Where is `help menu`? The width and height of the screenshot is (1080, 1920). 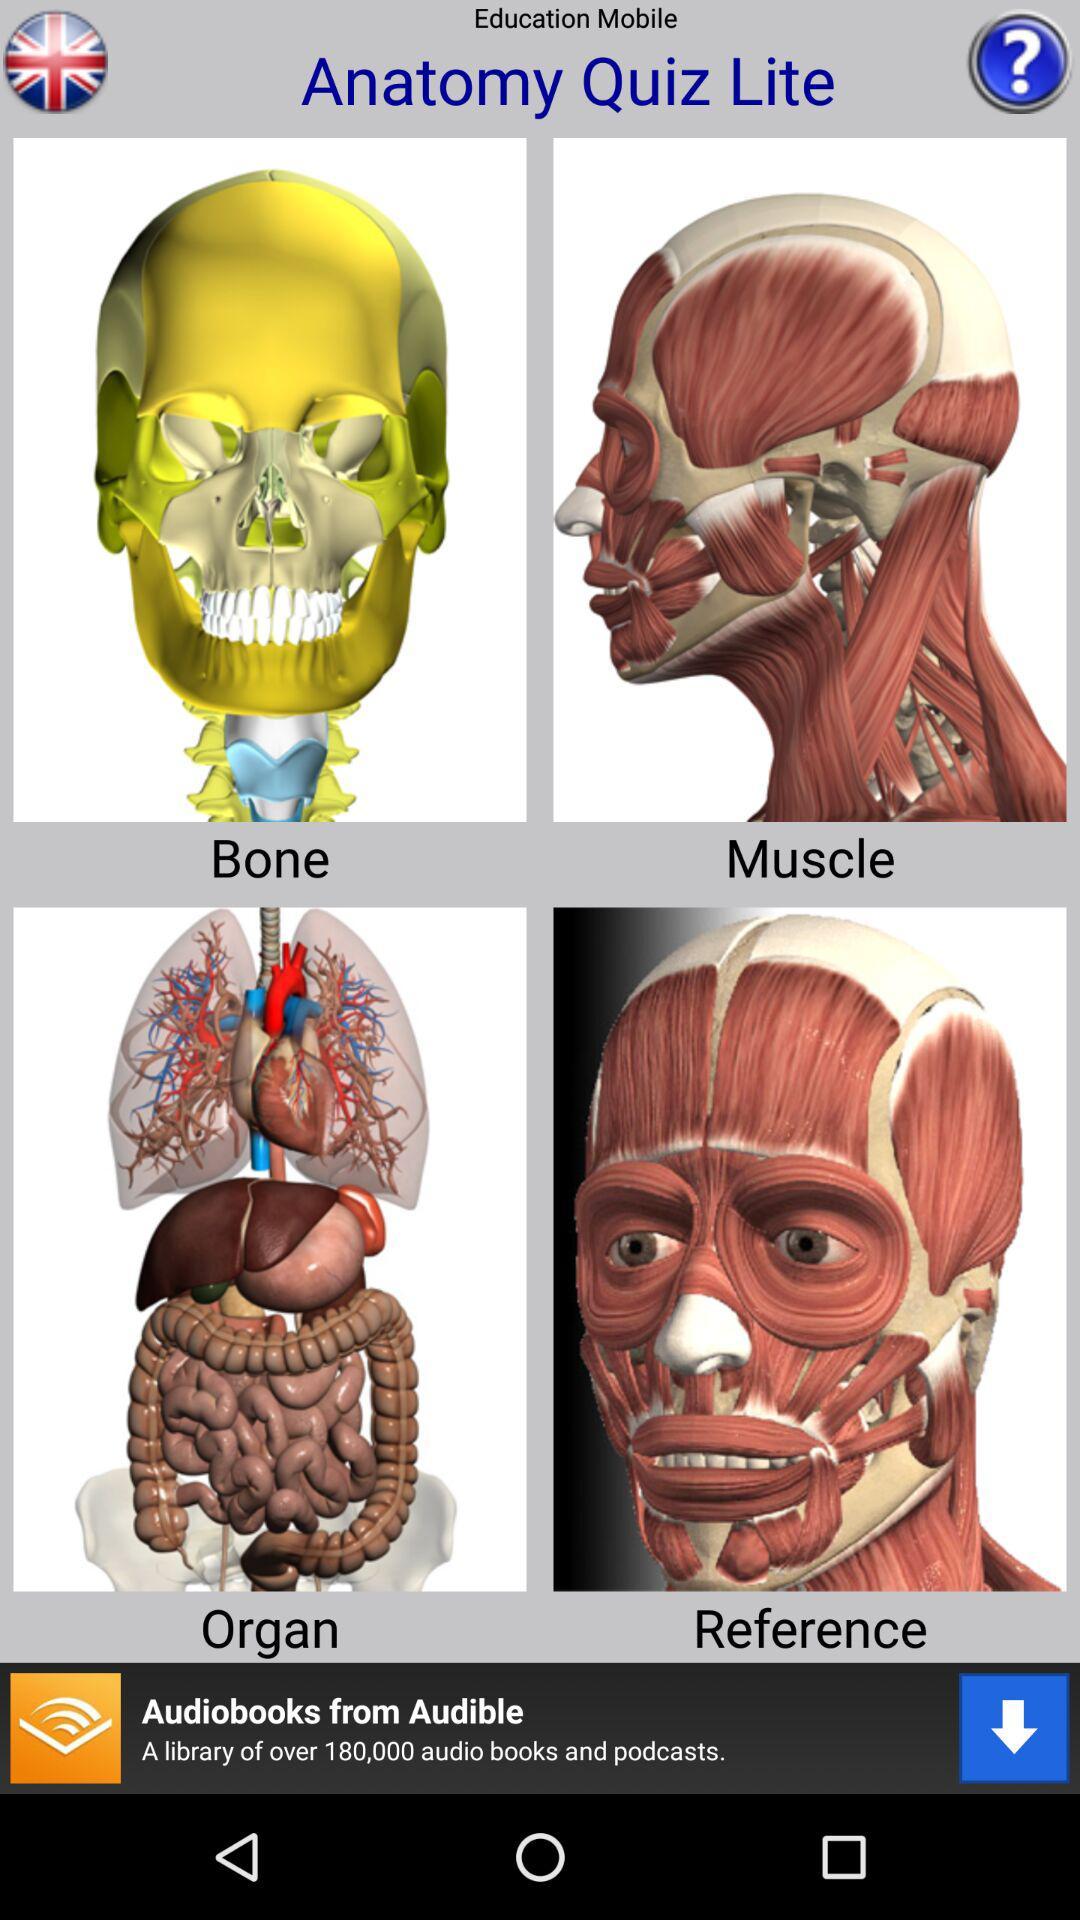 help menu is located at coordinates (1020, 61).